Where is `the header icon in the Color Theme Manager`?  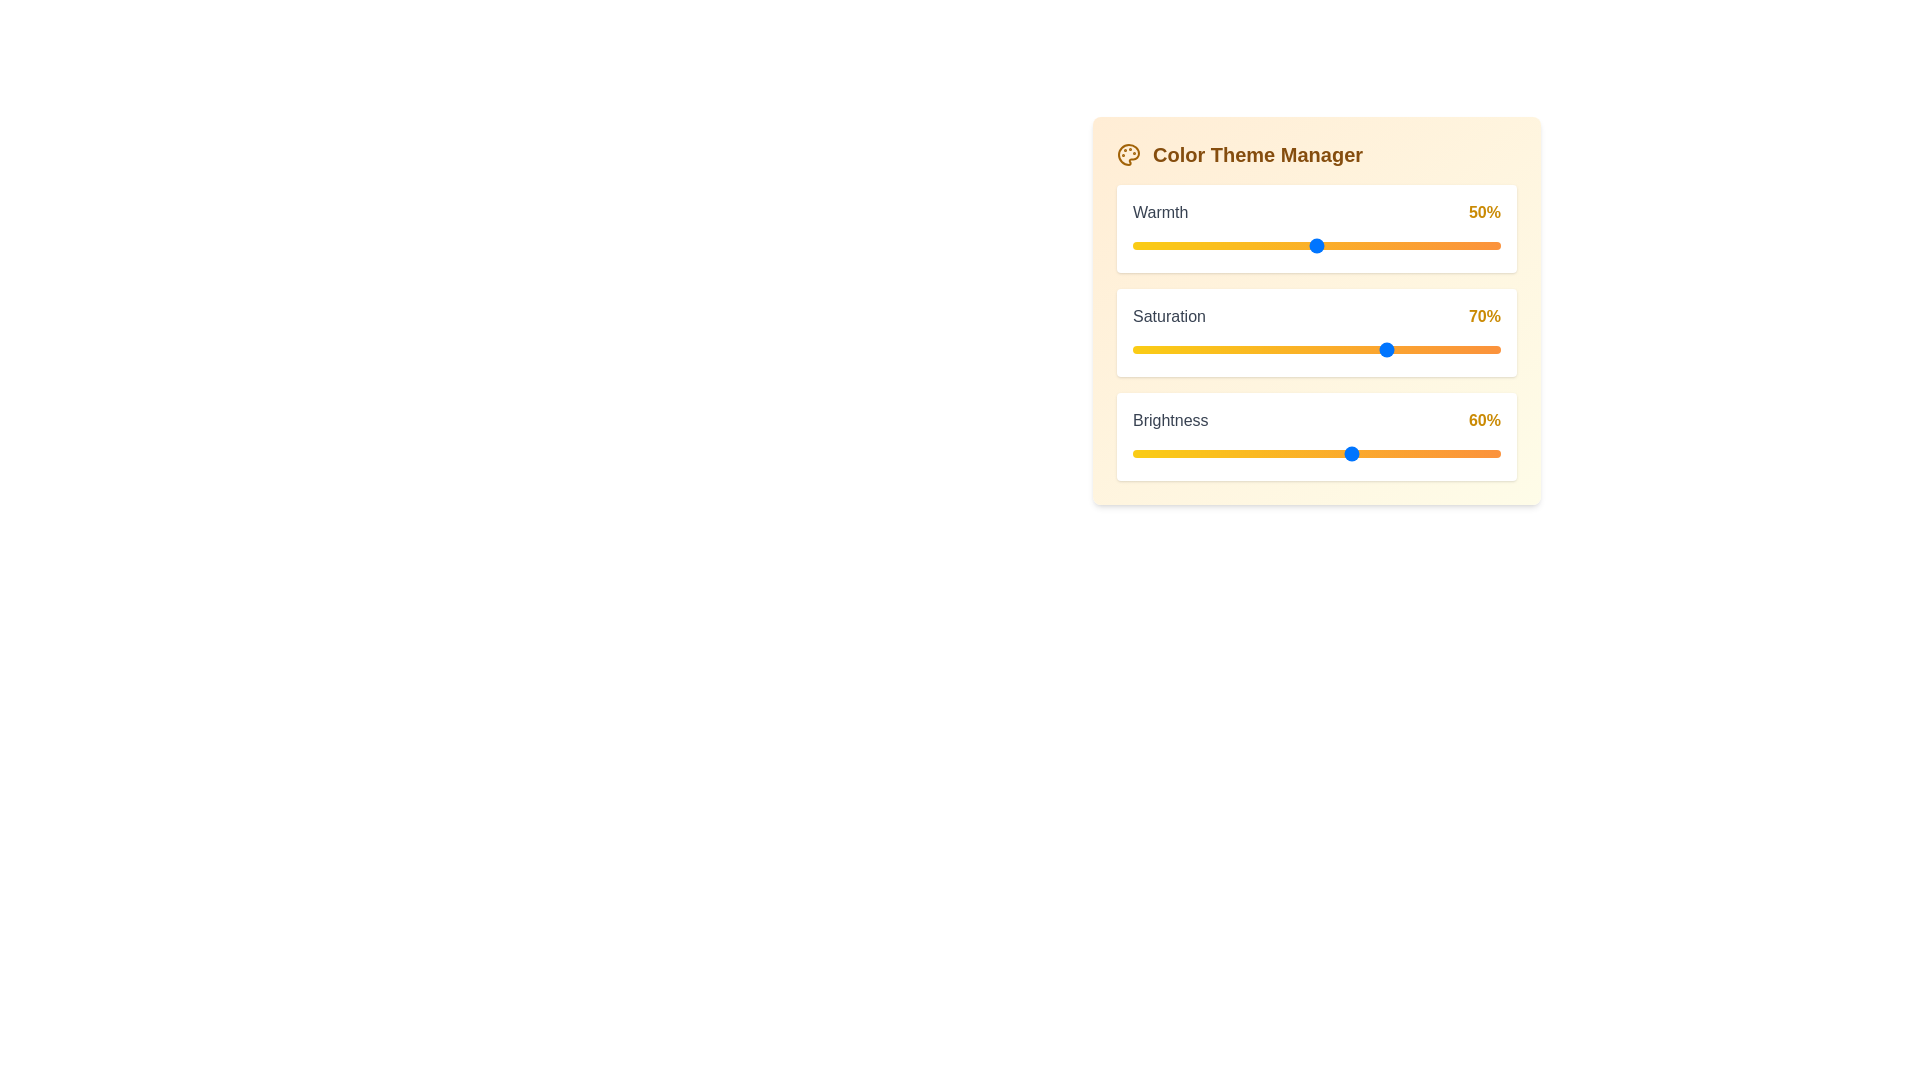 the header icon in the Color Theme Manager is located at coordinates (1128, 153).